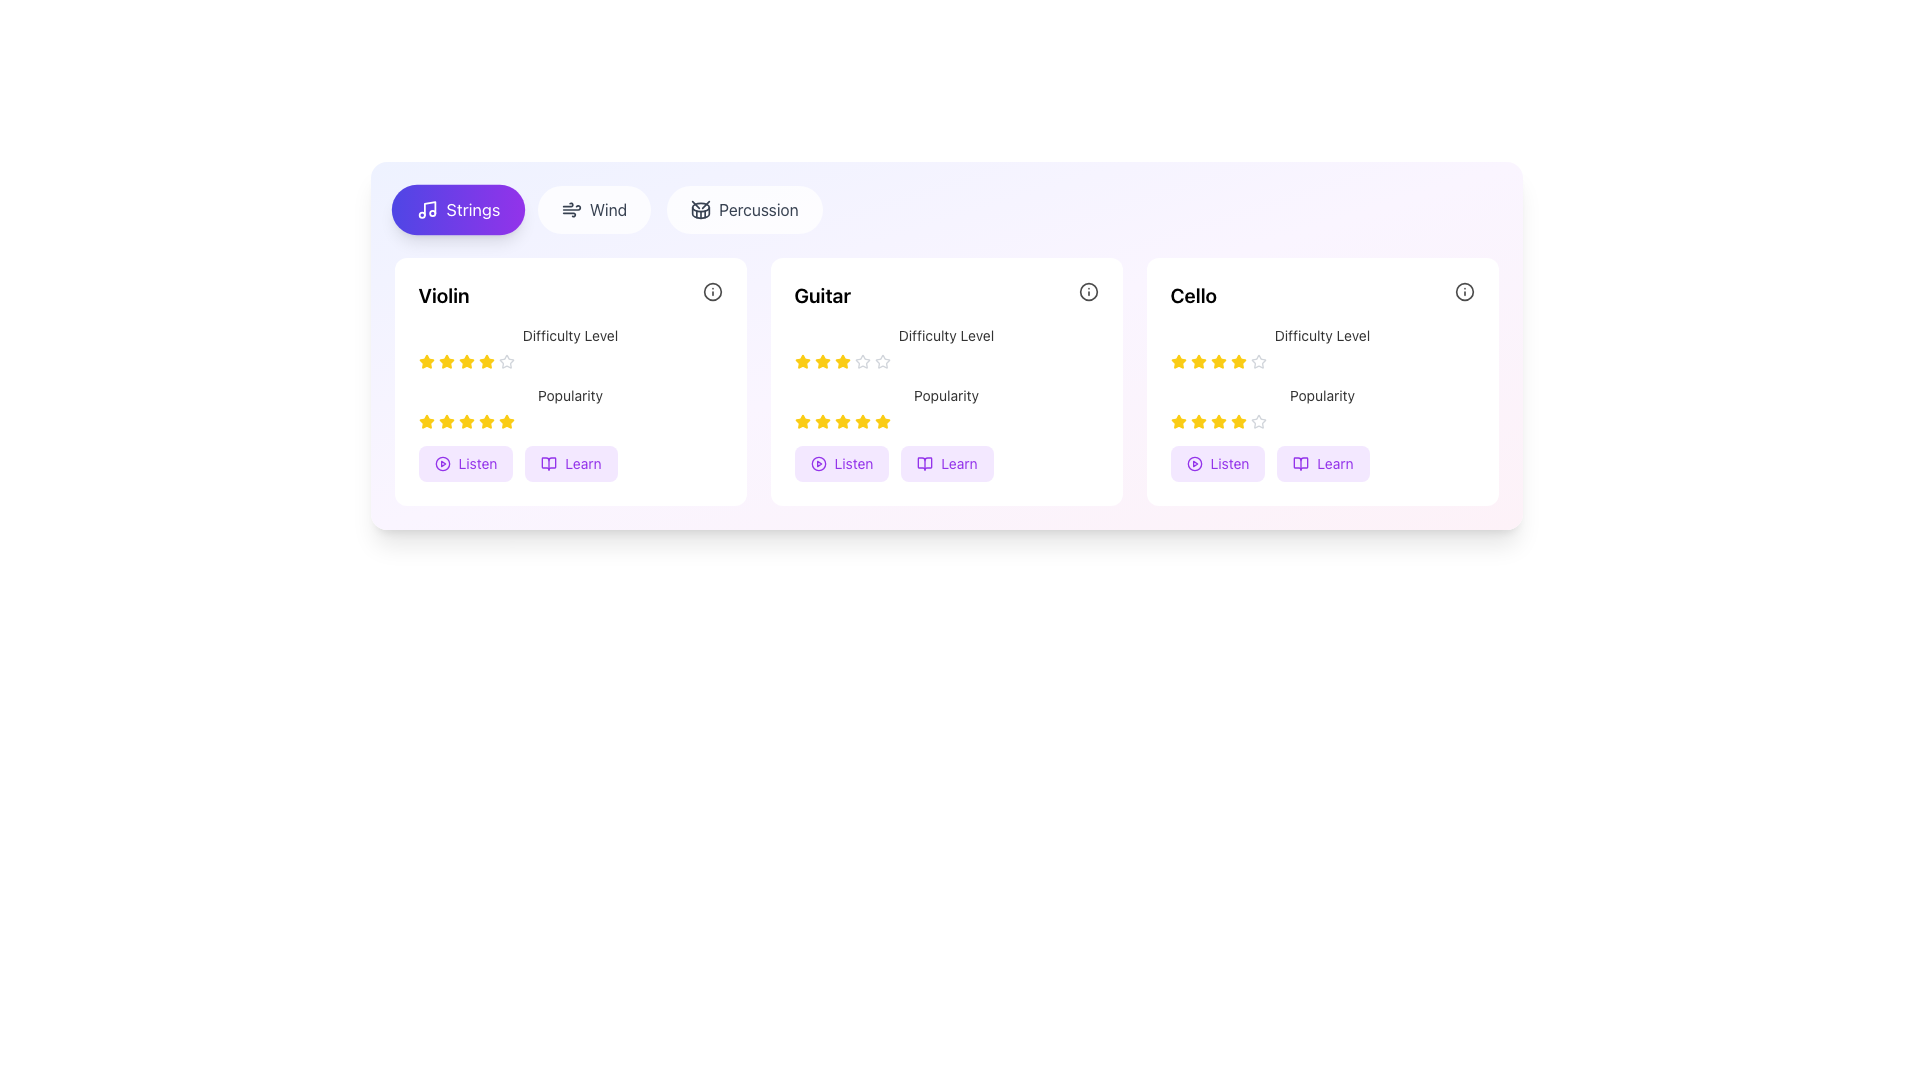 This screenshot has height=1080, width=1920. Describe the element at coordinates (712, 292) in the screenshot. I see `the informational icon adjacent to the 'Violin' header` at that location.